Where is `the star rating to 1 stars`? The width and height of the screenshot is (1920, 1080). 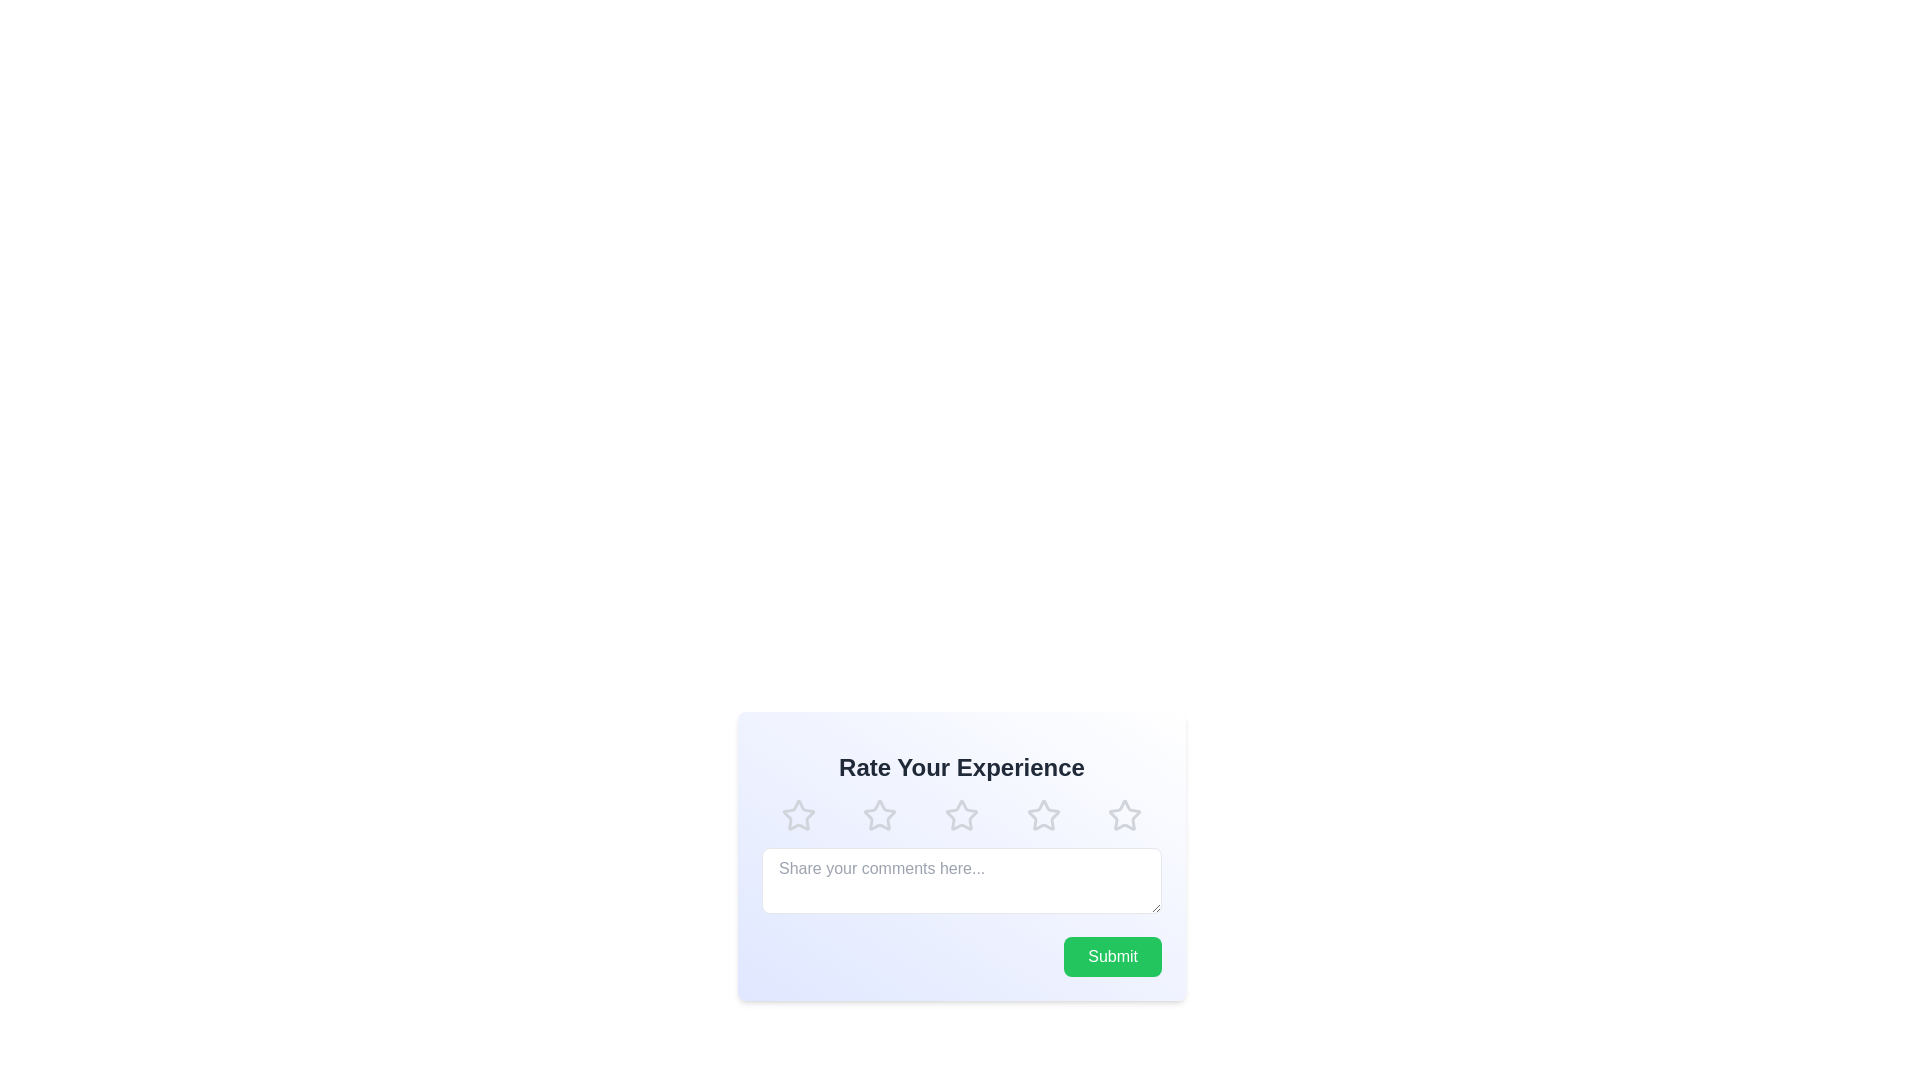
the star rating to 1 stars is located at coordinates (796, 816).